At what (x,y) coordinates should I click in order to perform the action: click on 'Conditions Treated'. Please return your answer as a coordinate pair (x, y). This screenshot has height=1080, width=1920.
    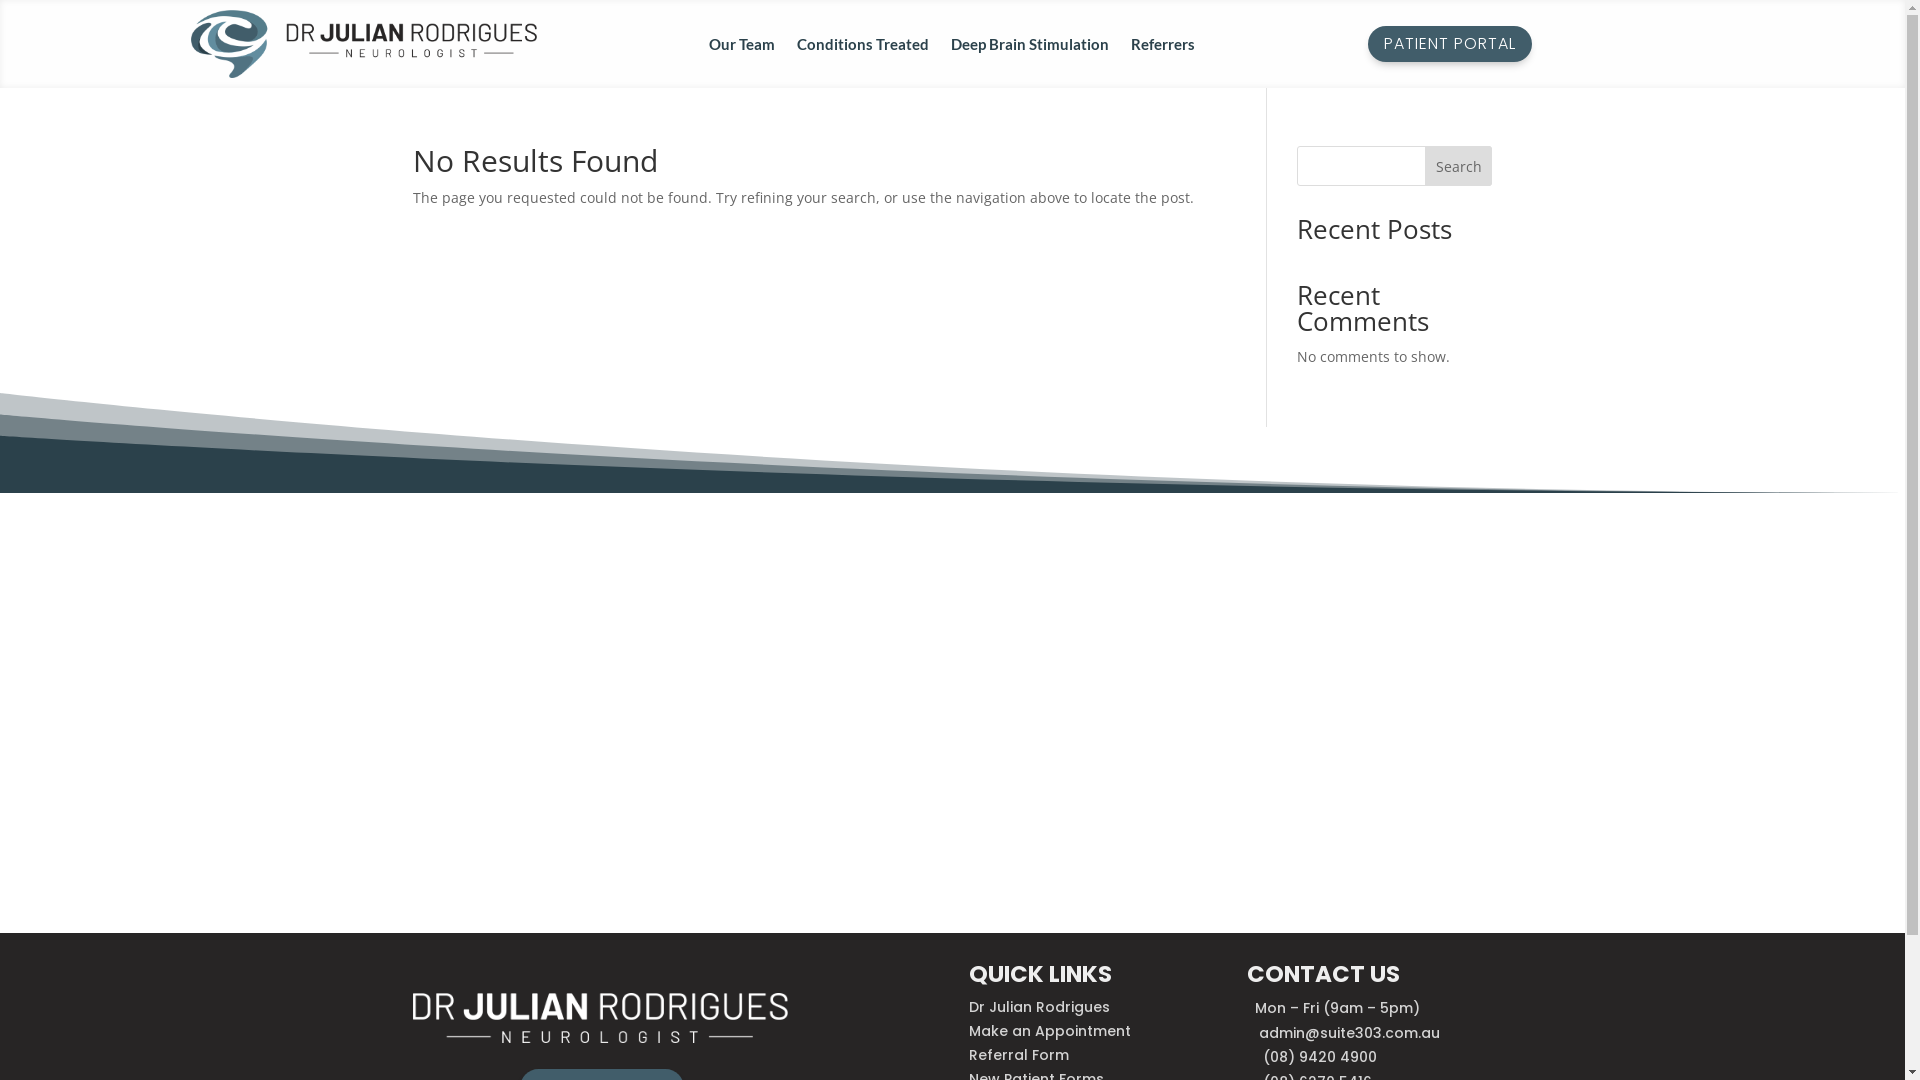
    Looking at the image, I should click on (863, 46).